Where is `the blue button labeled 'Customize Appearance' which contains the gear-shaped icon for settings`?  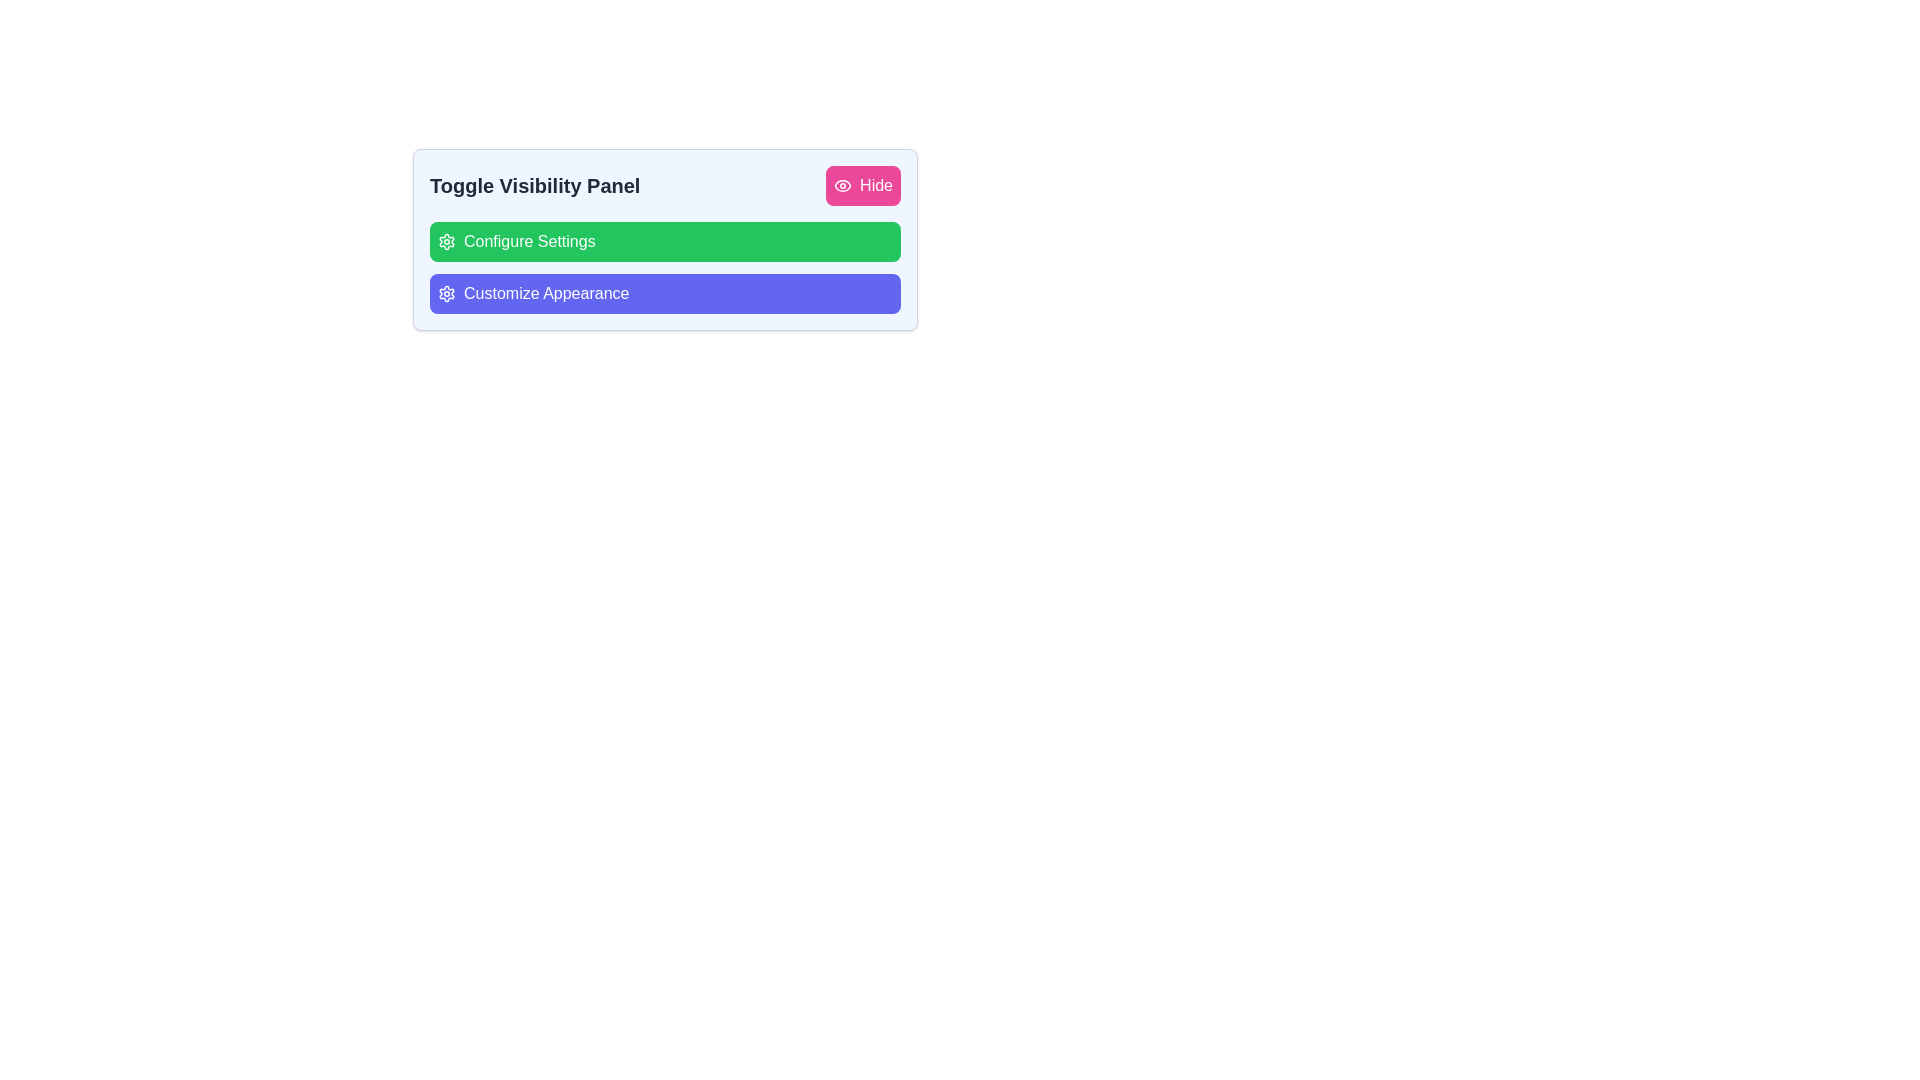 the blue button labeled 'Customize Appearance' which contains the gear-shaped icon for settings is located at coordinates (445, 293).